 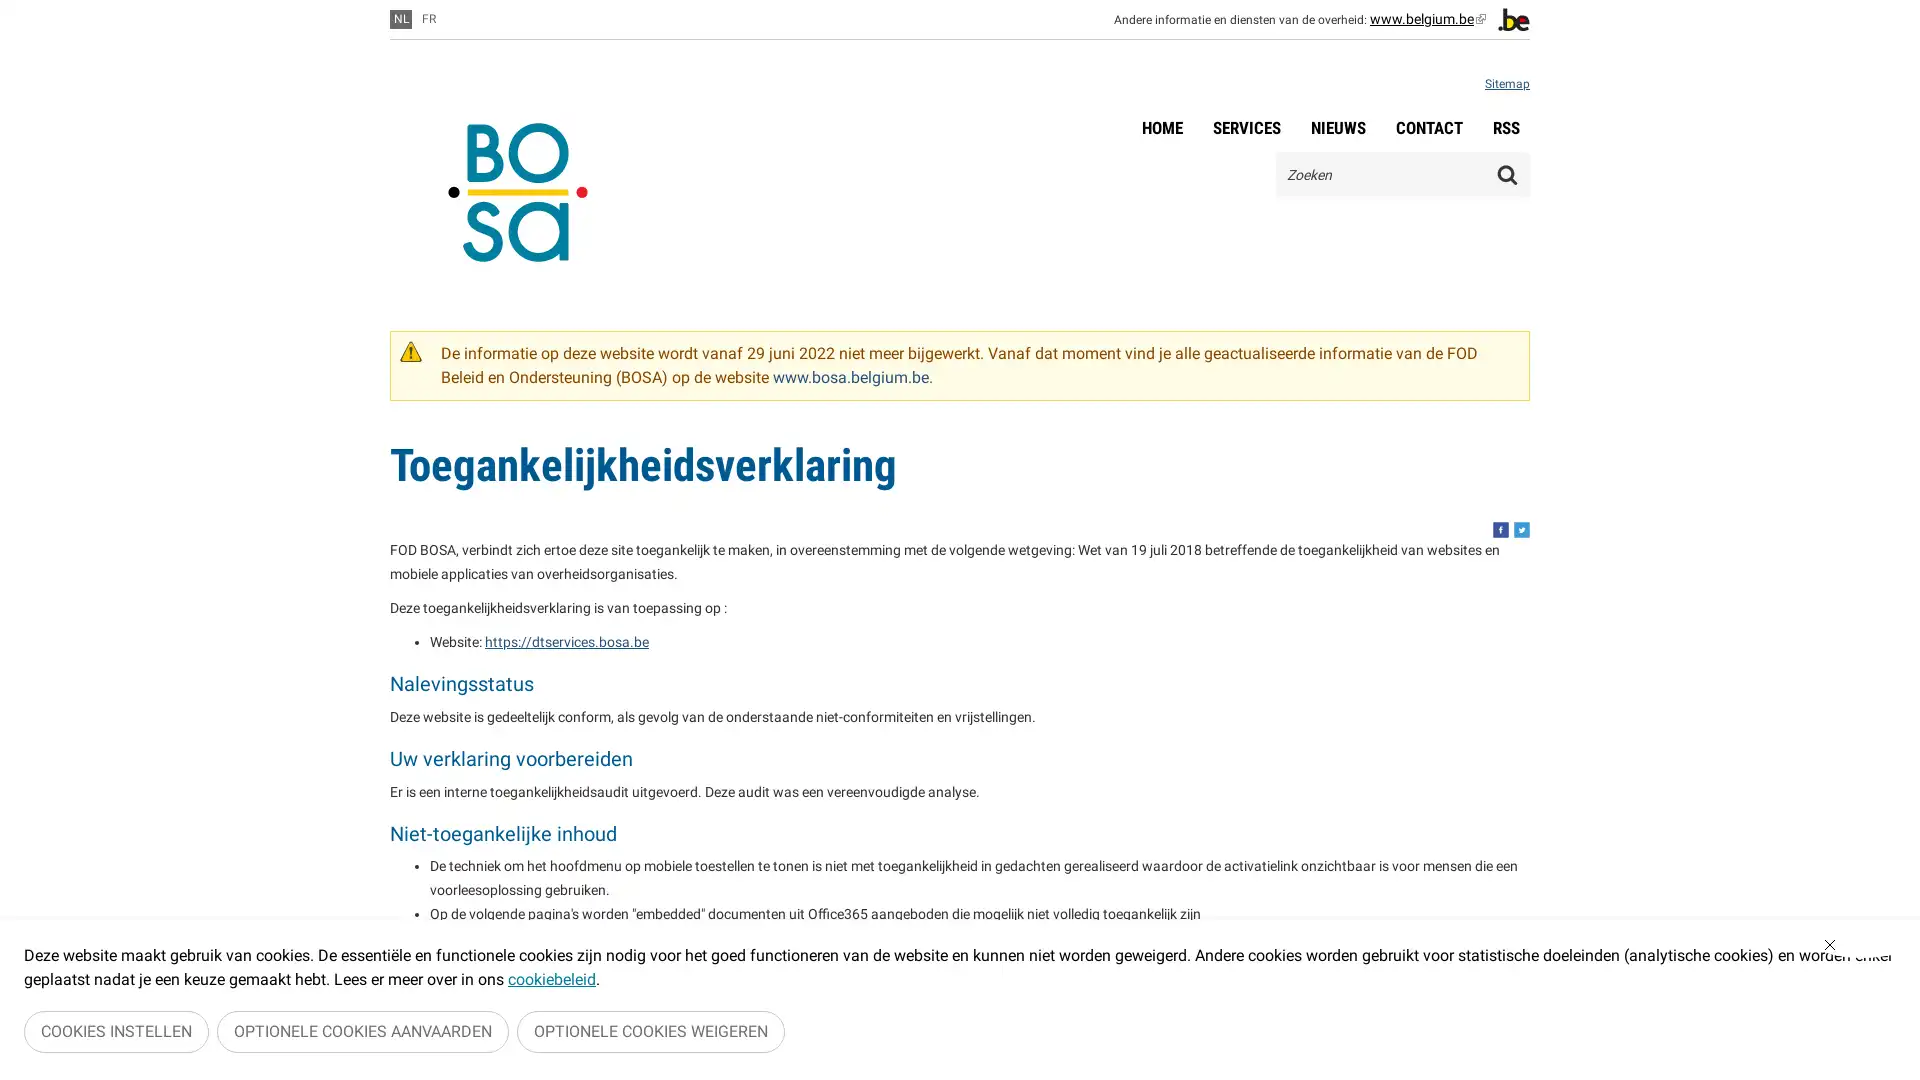 What do you see at coordinates (1507, 173) in the screenshot?
I see `Zoeken` at bounding box center [1507, 173].